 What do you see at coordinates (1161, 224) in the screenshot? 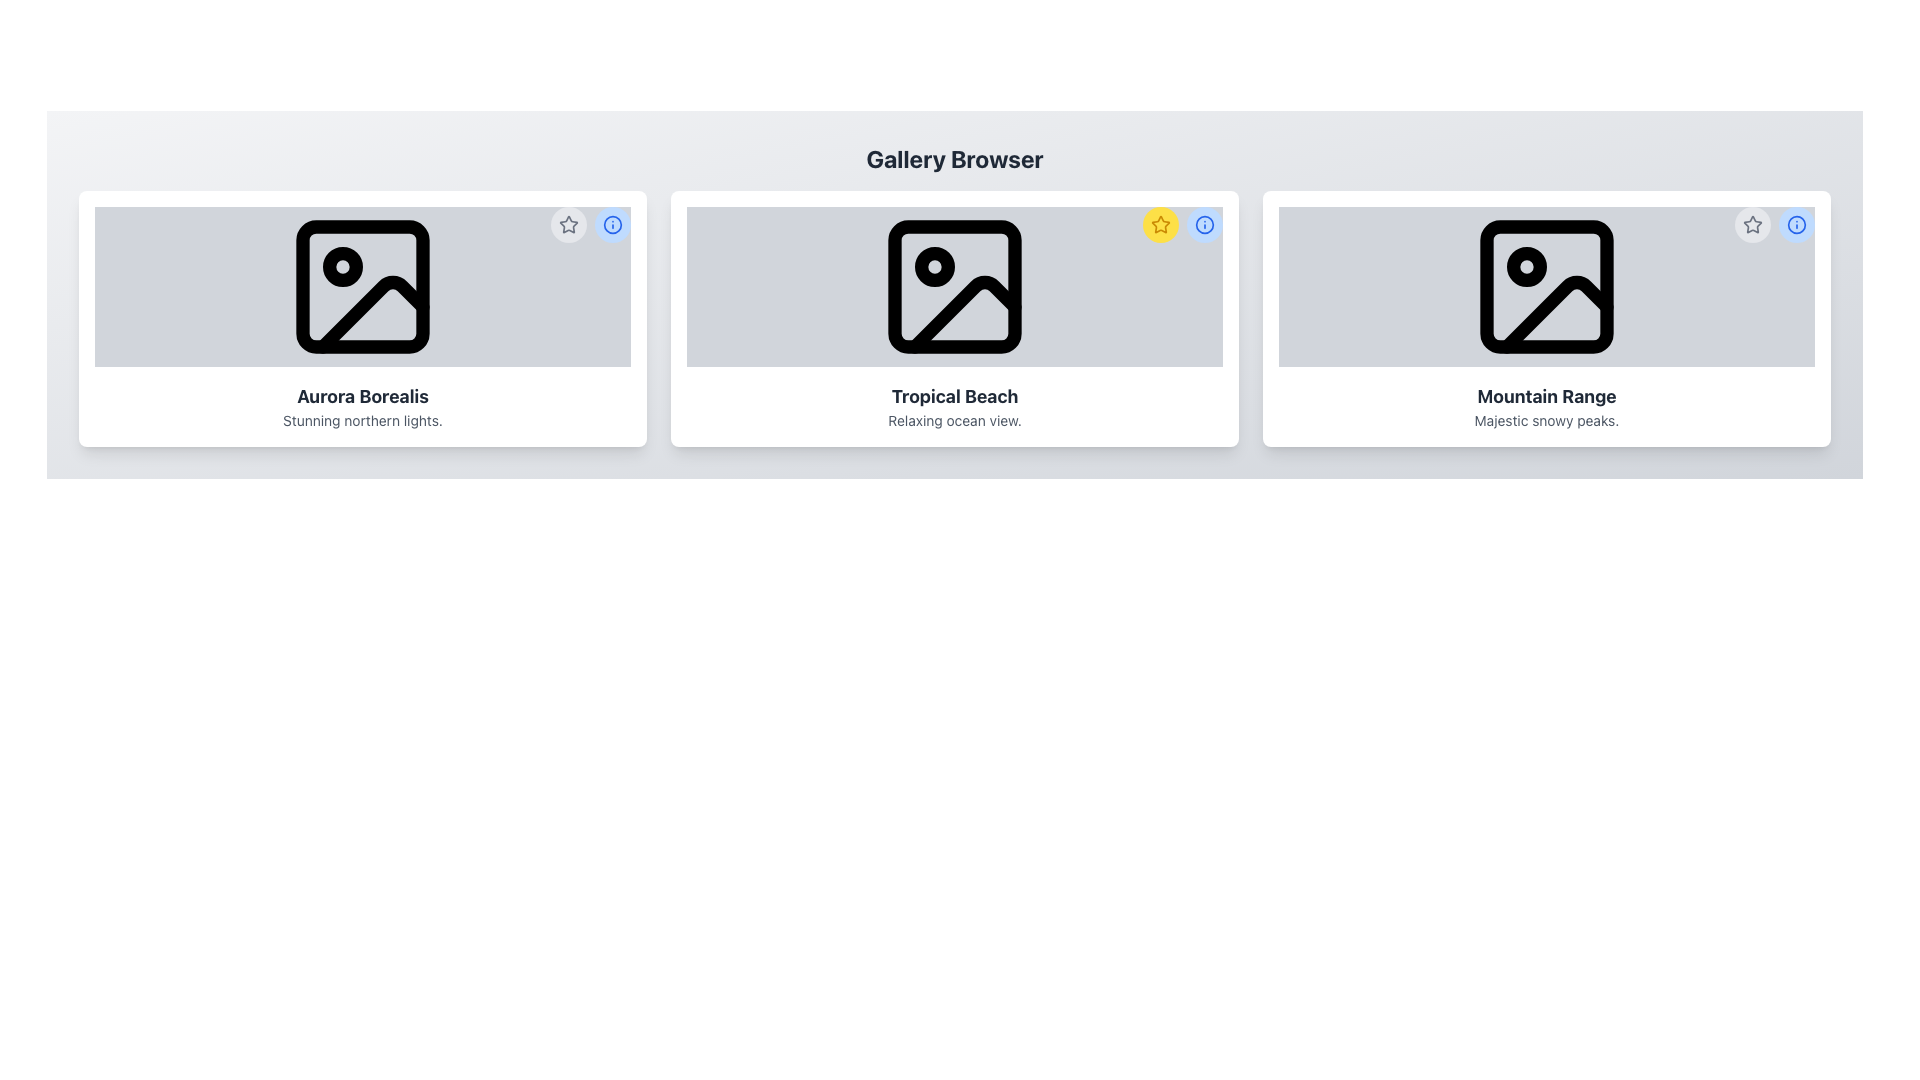
I see `the star icon in the upper right corner of the 'Tropical Beach' card` at bounding box center [1161, 224].